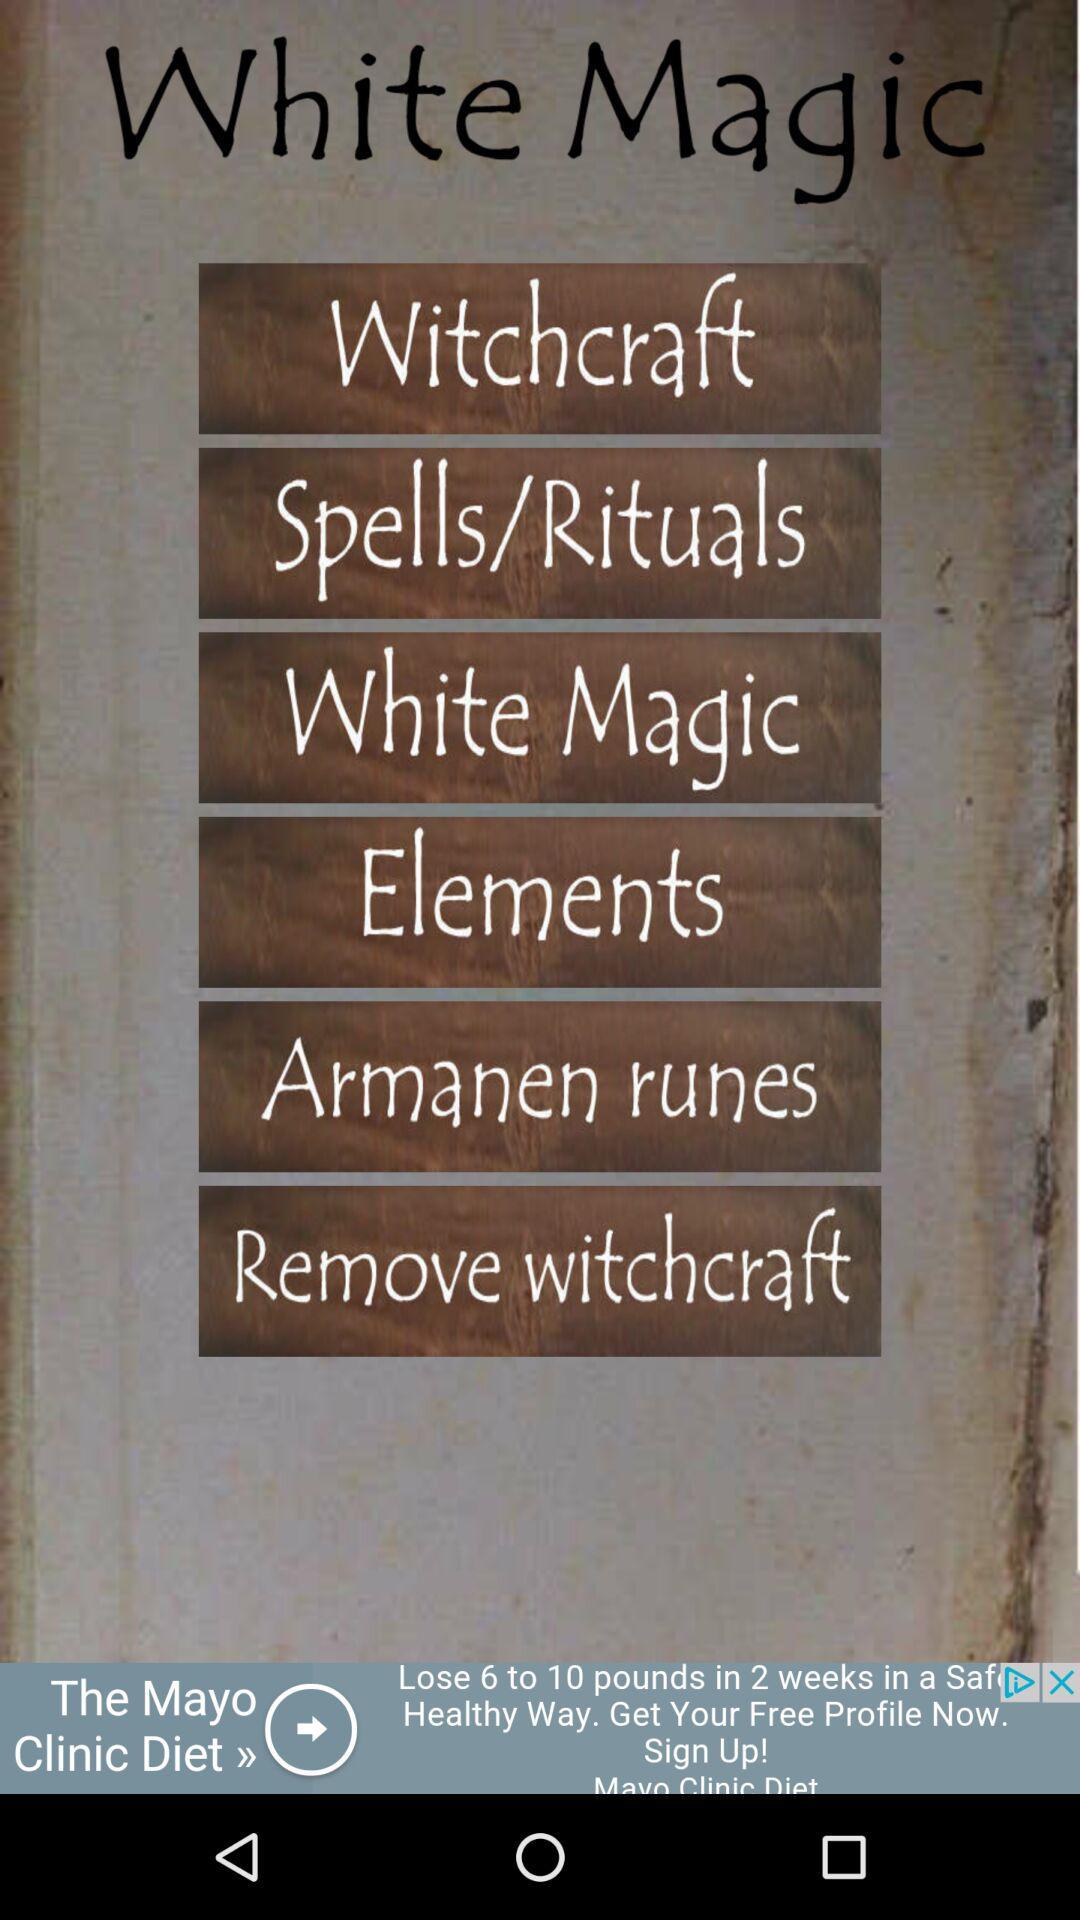 The height and width of the screenshot is (1920, 1080). Describe the element at coordinates (540, 1270) in the screenshot. I see `remove option` at that location.